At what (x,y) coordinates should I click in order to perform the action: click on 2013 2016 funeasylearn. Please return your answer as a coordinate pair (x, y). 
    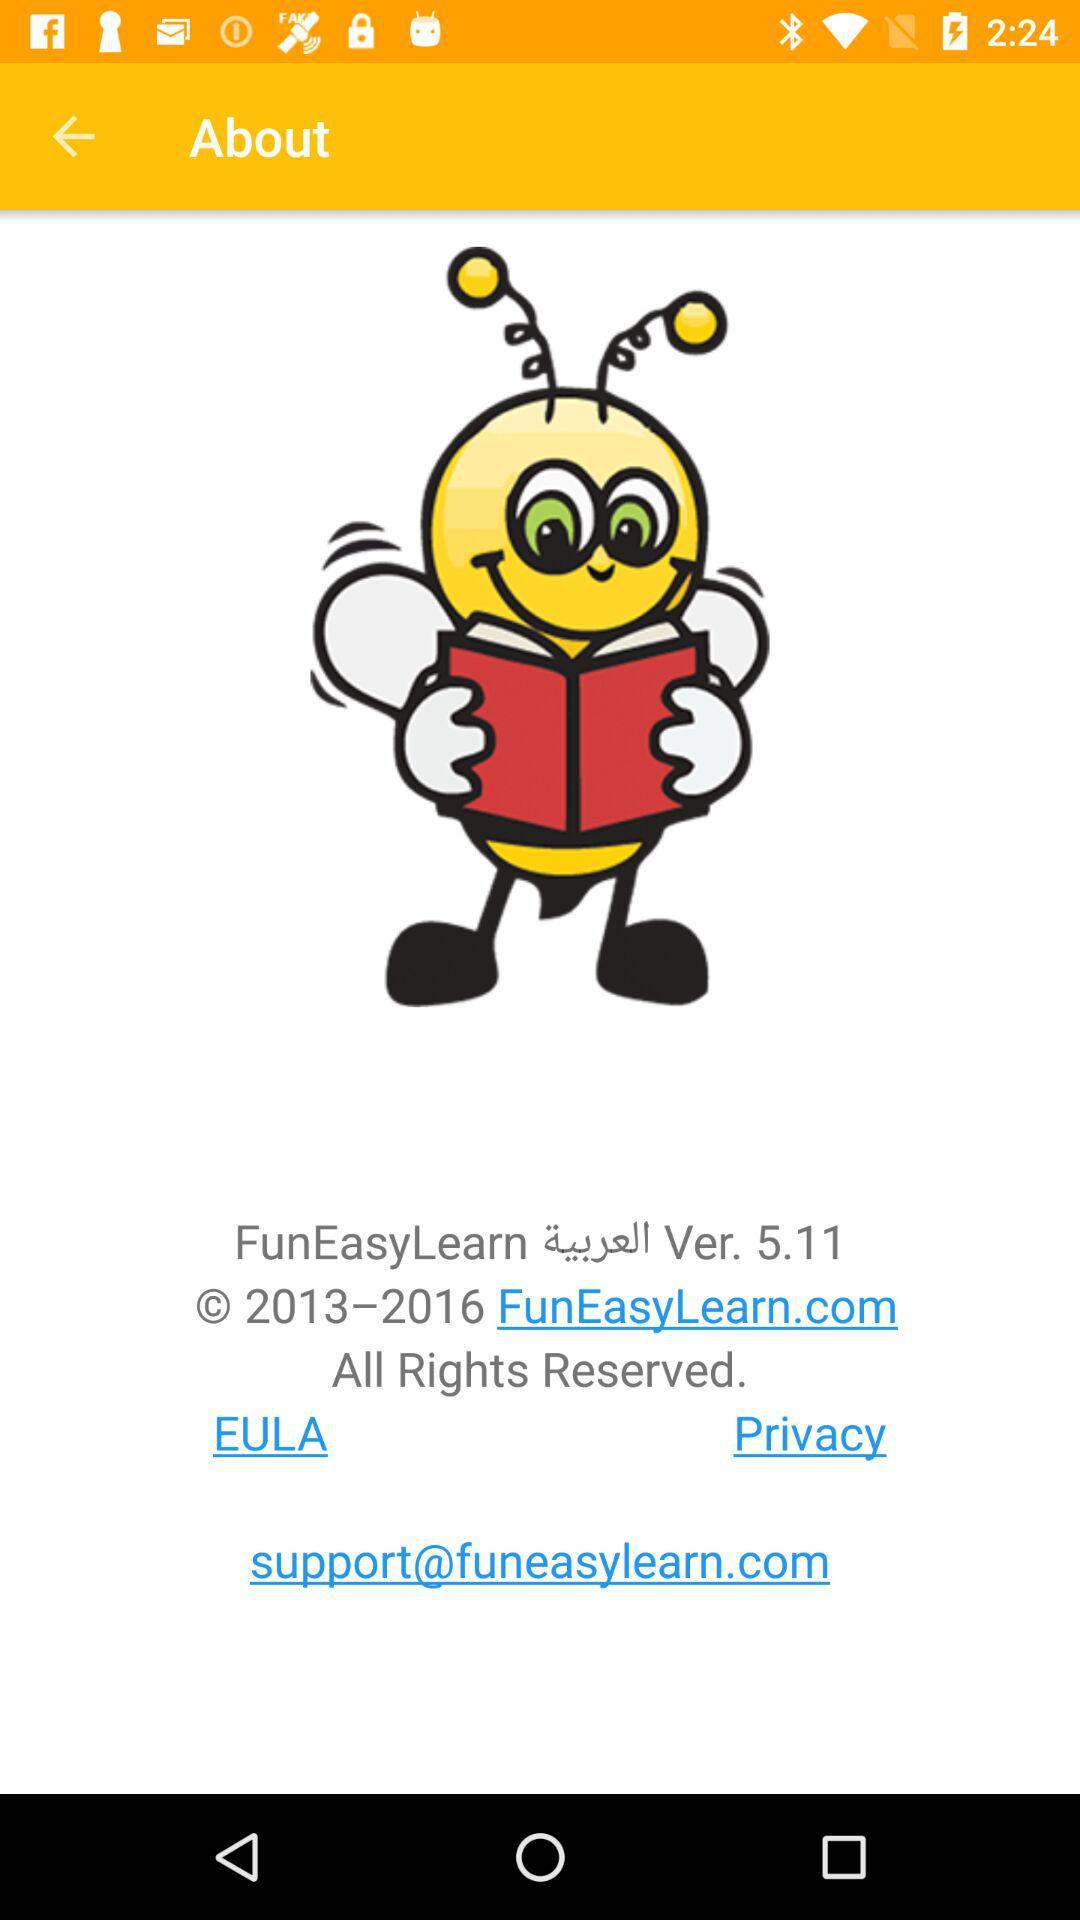
    Looking at the image, I should click on (540, 1304).